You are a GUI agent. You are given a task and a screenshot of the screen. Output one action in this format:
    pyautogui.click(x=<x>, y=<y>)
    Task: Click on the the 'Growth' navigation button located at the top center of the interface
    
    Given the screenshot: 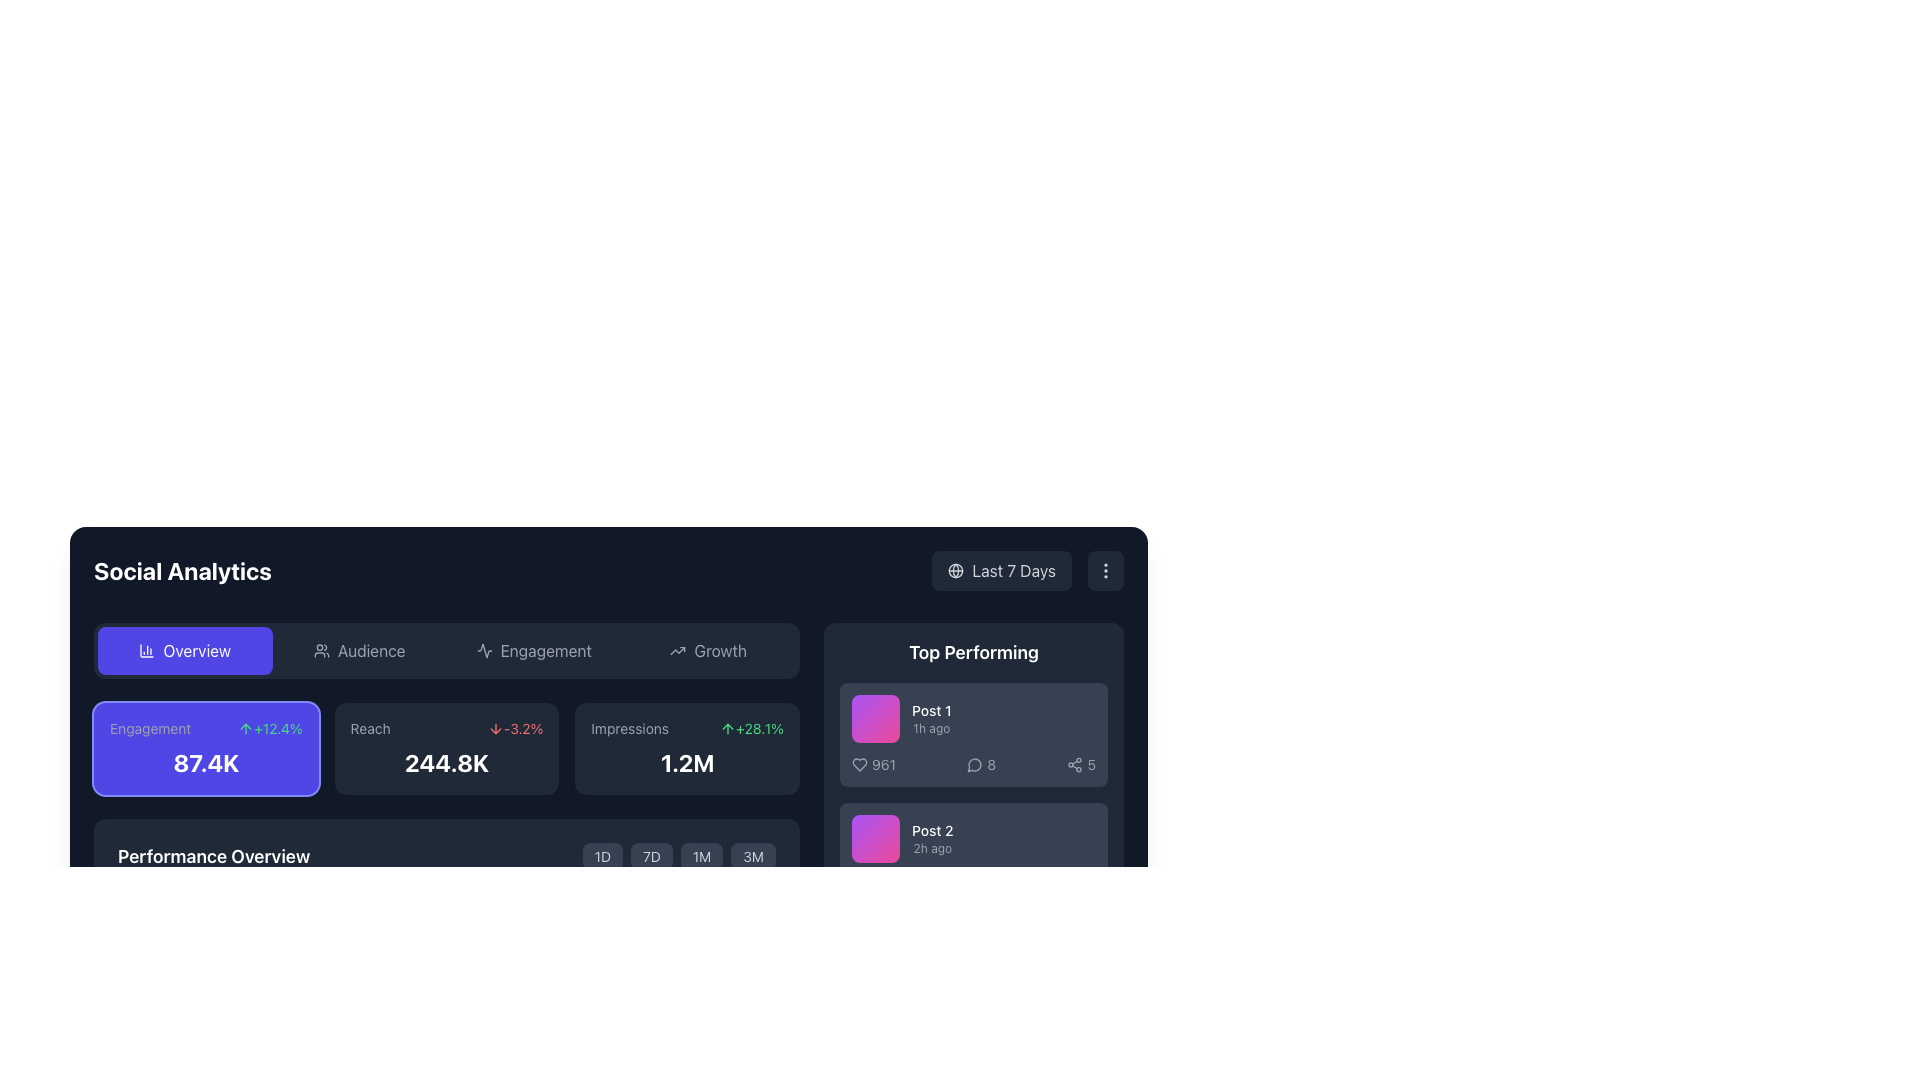 What is the action you would take?
    pyautogui.click(x=708, y=651)
    